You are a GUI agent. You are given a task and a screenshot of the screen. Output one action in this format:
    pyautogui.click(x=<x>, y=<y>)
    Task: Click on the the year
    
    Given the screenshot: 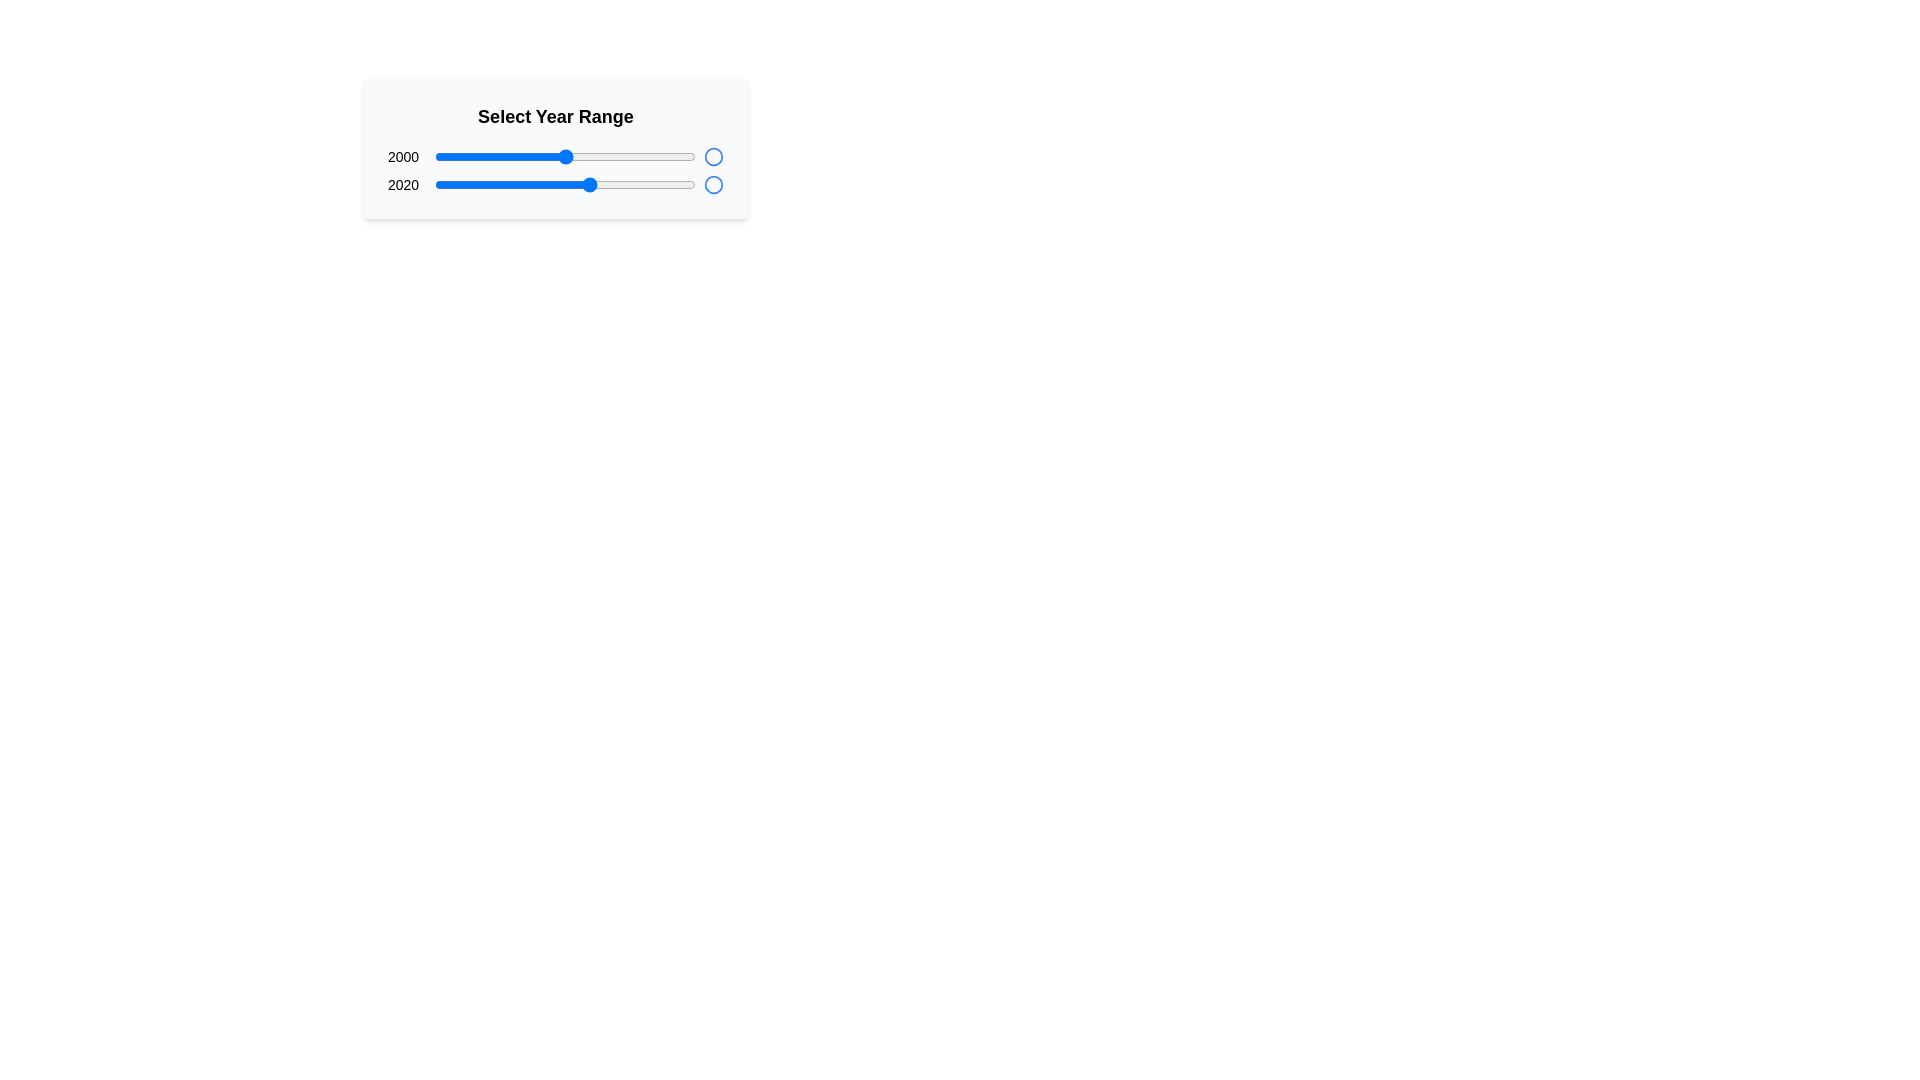 What is the action you would take?
    pyautogui.click(x=611, y=156)
    